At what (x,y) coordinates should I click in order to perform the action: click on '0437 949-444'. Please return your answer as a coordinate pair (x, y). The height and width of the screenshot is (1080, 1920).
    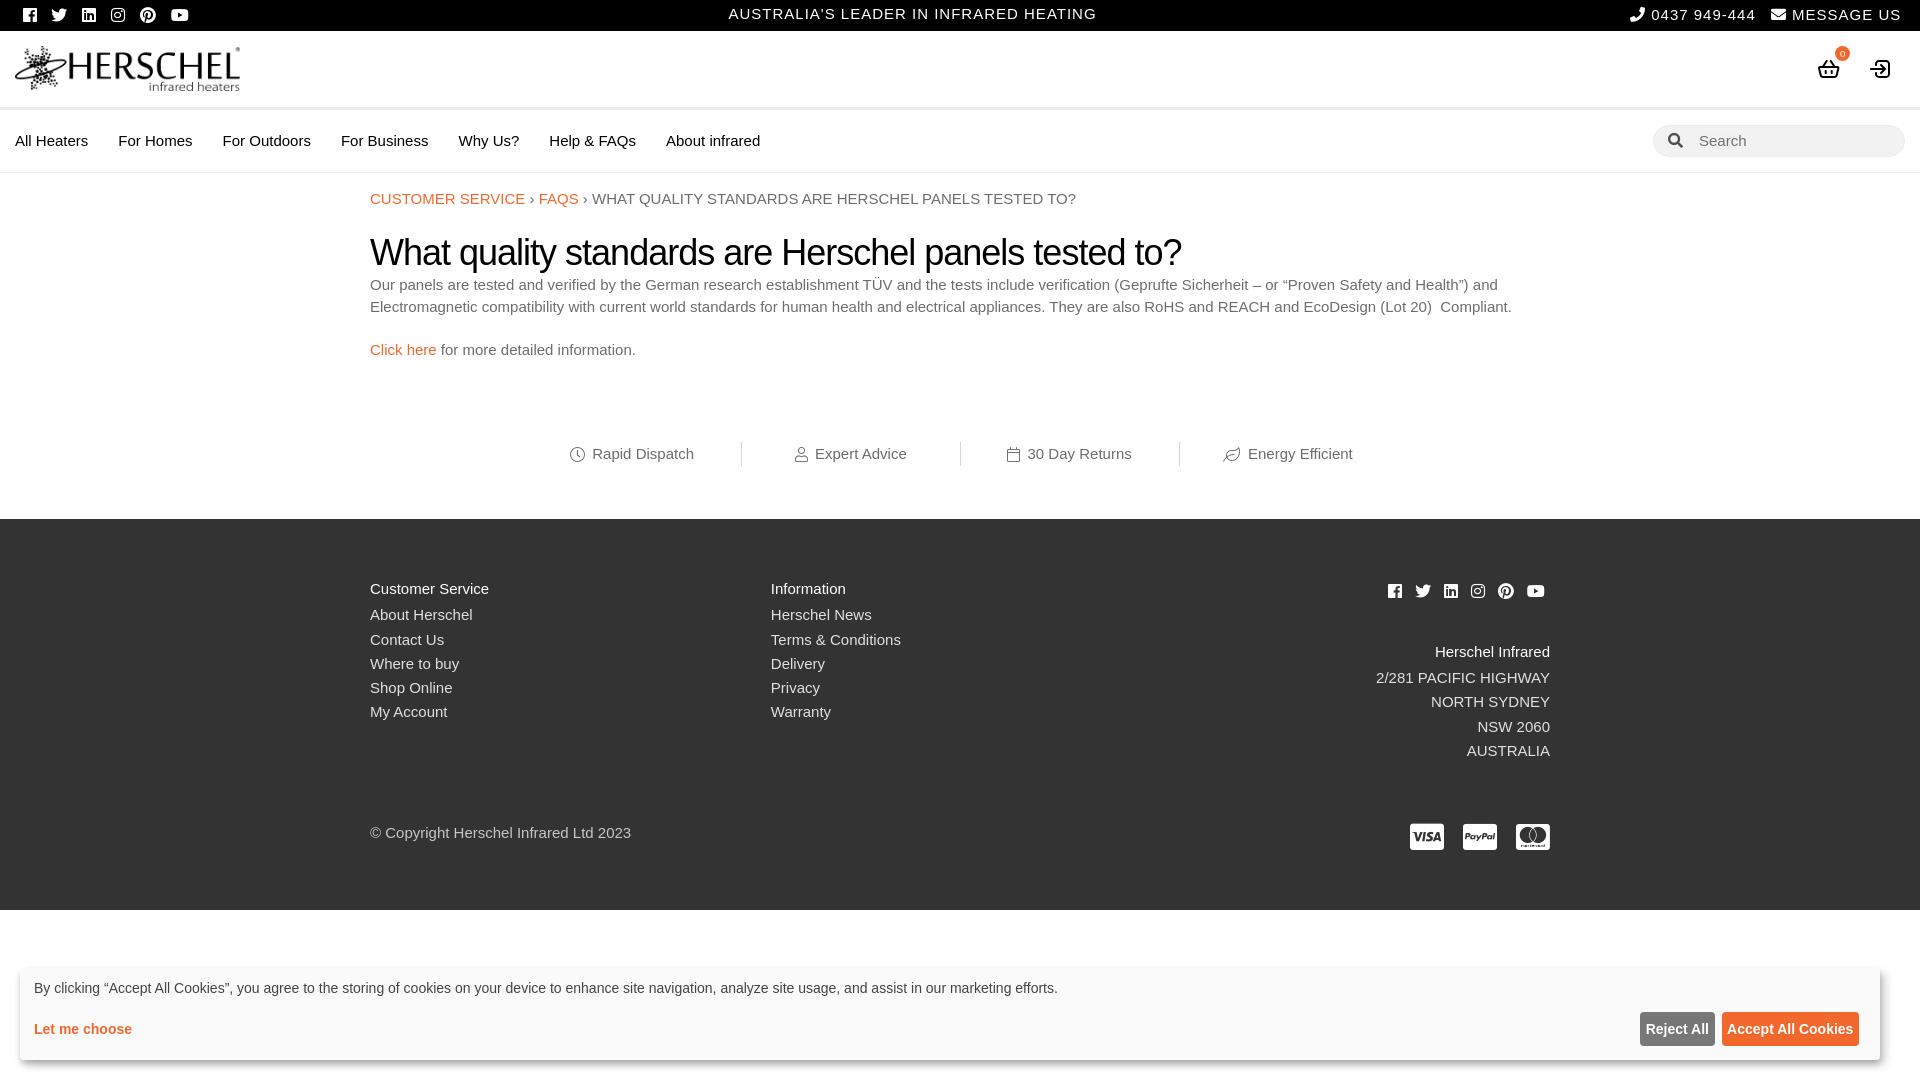
    Looking at the image, I should click on (1630, 15).